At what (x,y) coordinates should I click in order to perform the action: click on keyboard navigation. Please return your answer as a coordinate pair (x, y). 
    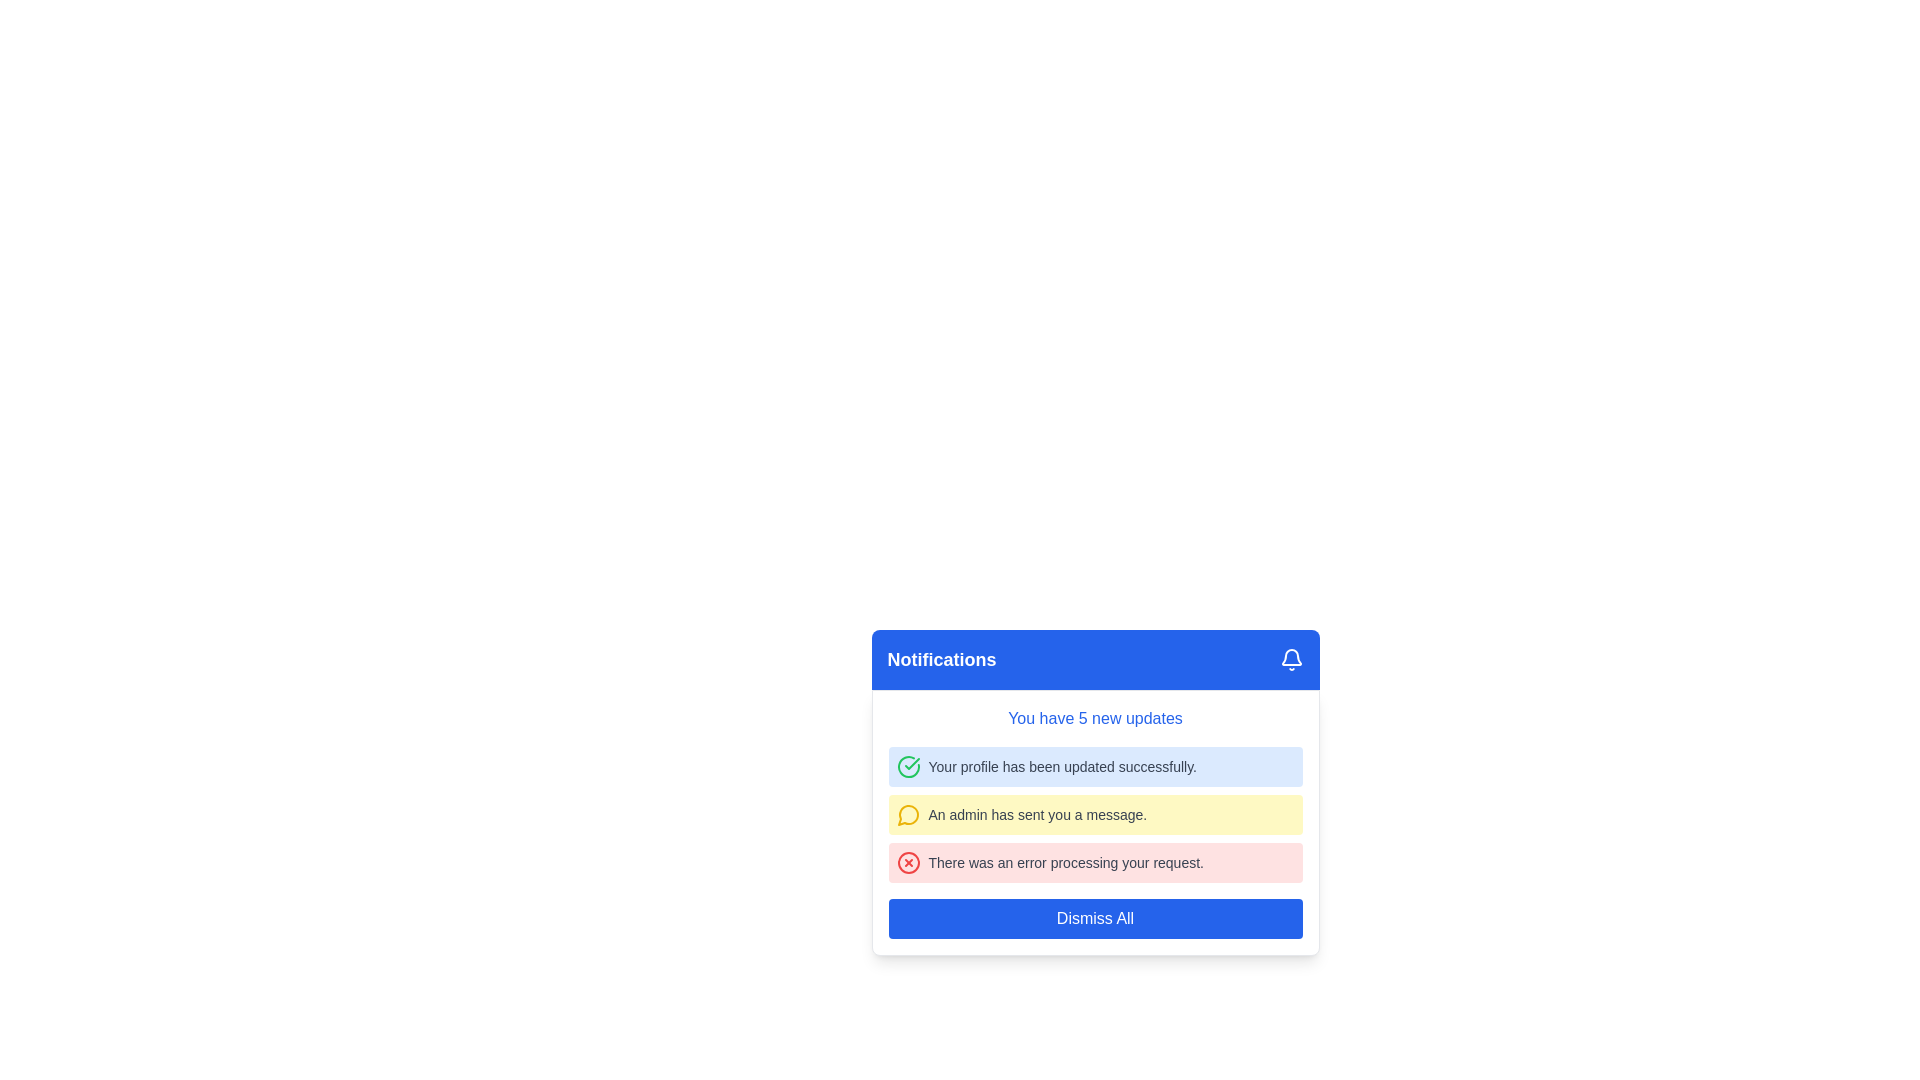
    Looking at the image, I should click on (1291, 659).